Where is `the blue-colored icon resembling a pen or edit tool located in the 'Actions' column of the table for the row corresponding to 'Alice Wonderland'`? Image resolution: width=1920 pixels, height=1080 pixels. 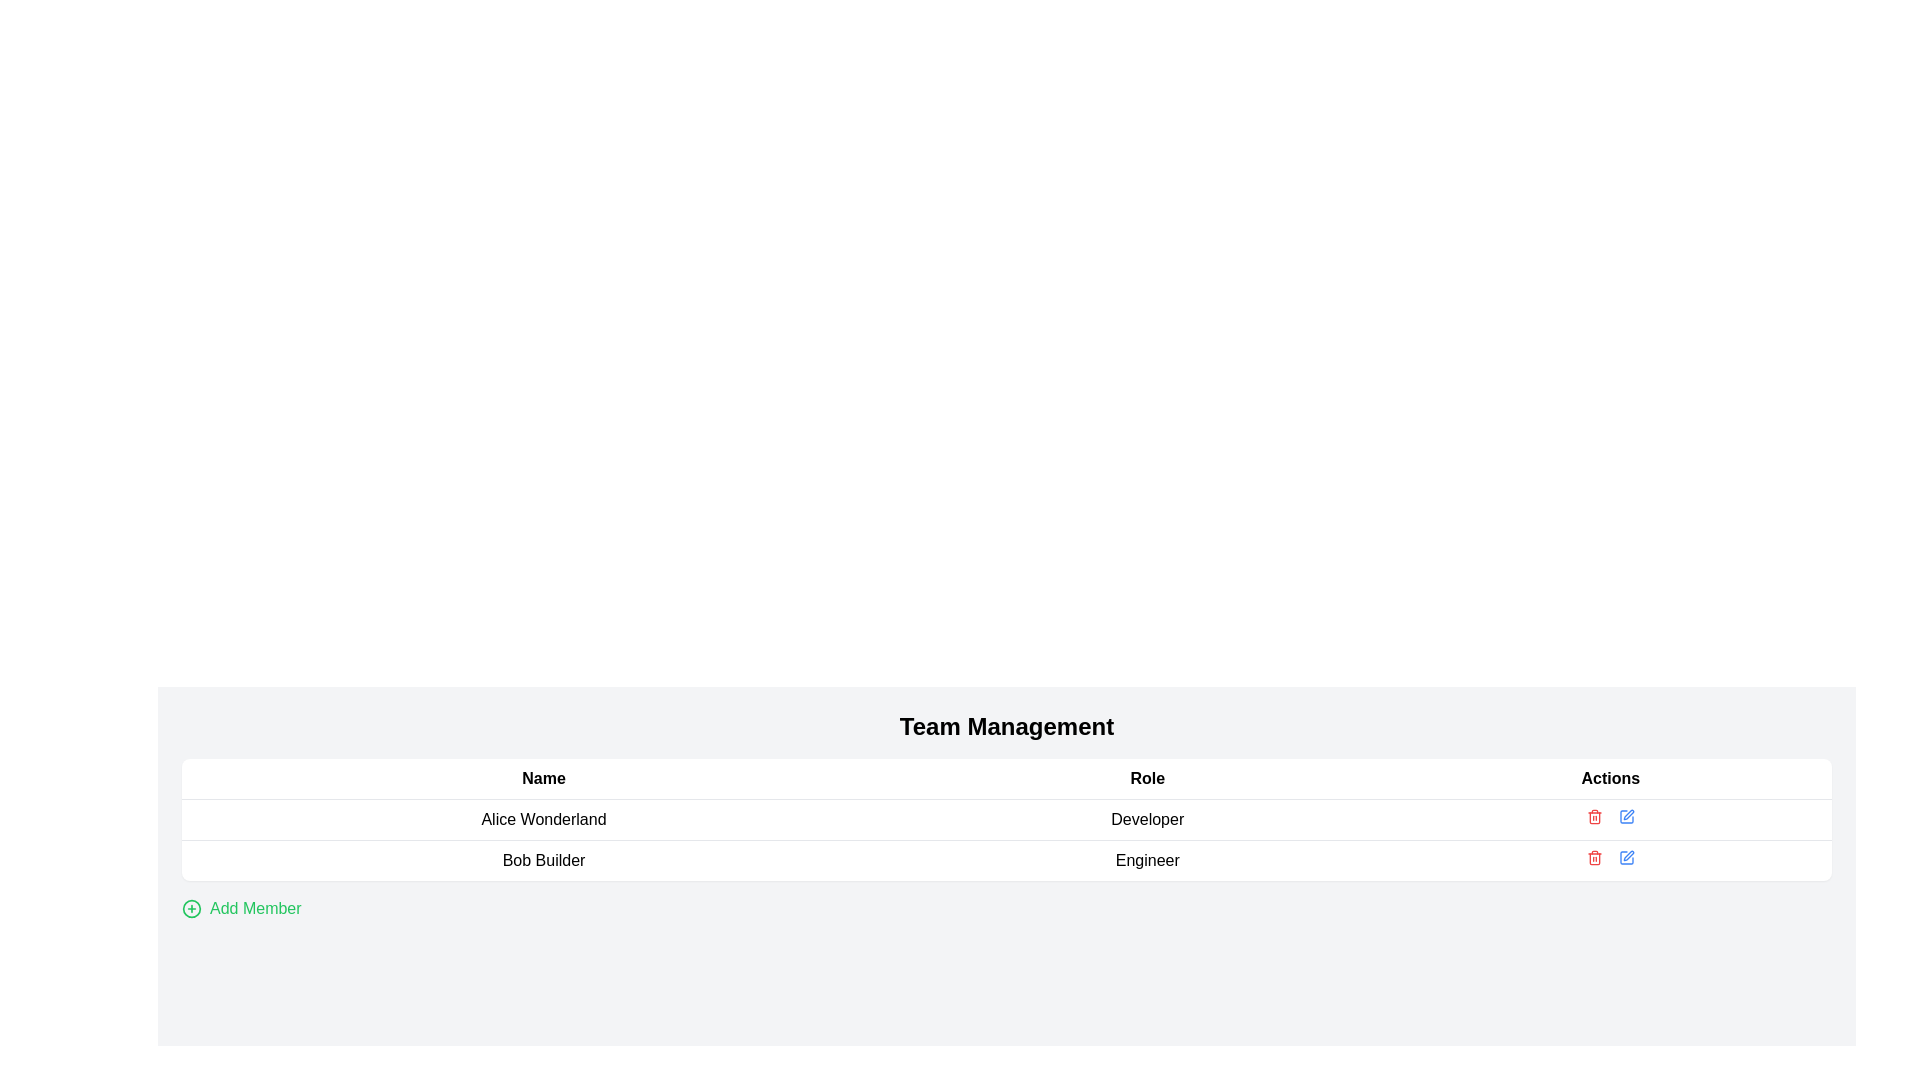 the blue-colored icon resembling a pen or edit tool located in the 'Actions' column of the table for the row corresponding to 'Alice Wonderland' is located at coordinates (1626, 817).